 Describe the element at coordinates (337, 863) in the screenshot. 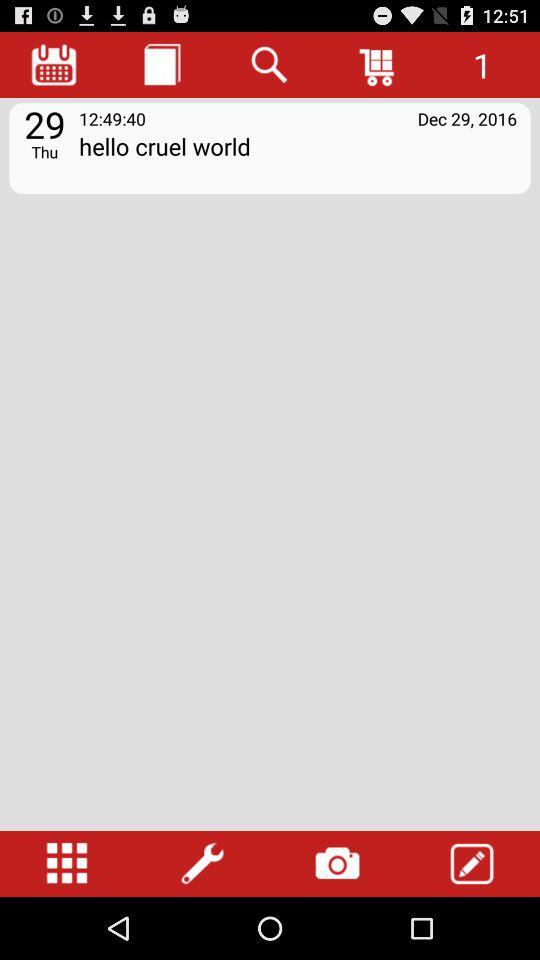

I see `picture` at that location.